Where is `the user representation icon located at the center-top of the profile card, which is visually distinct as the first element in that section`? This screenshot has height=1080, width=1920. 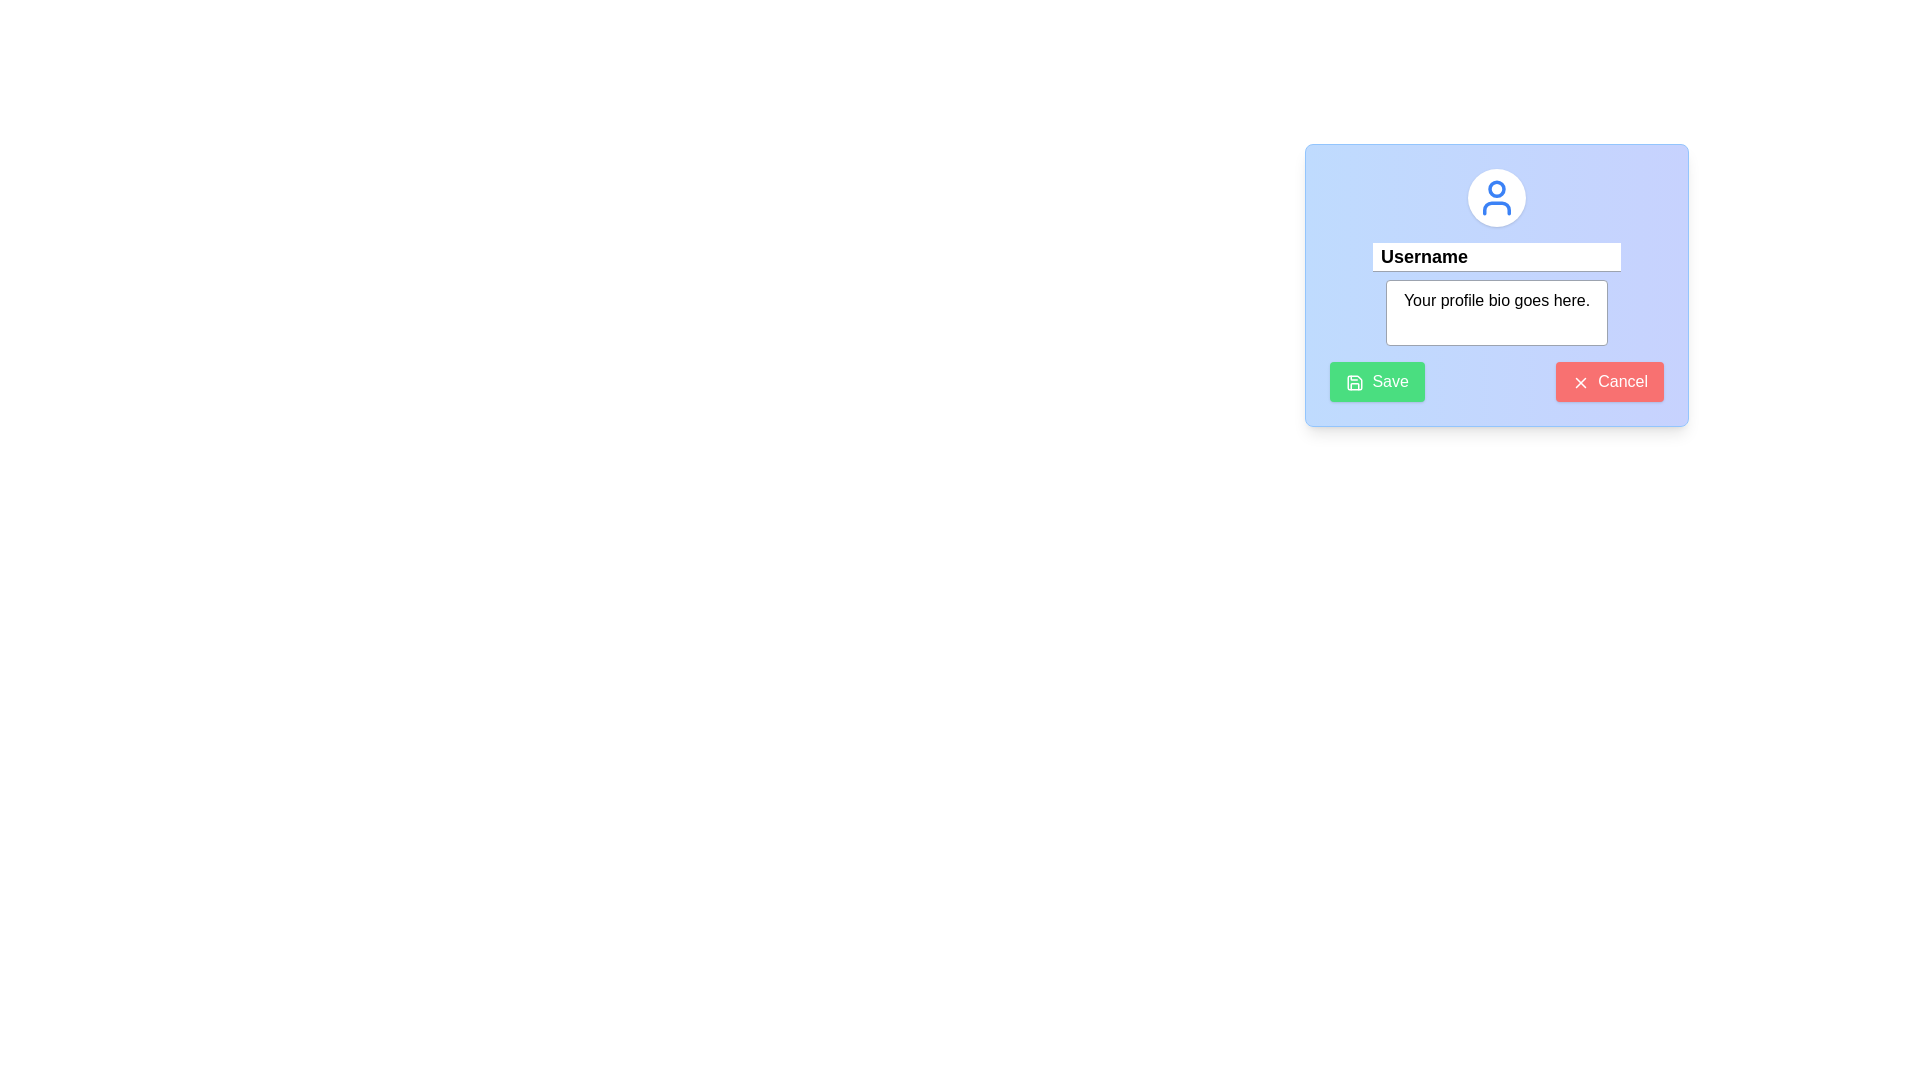
the user representation icon located at the center-top of the profile card, which is visually distinct as the first element in that section is located at coordinates (1497, 197).